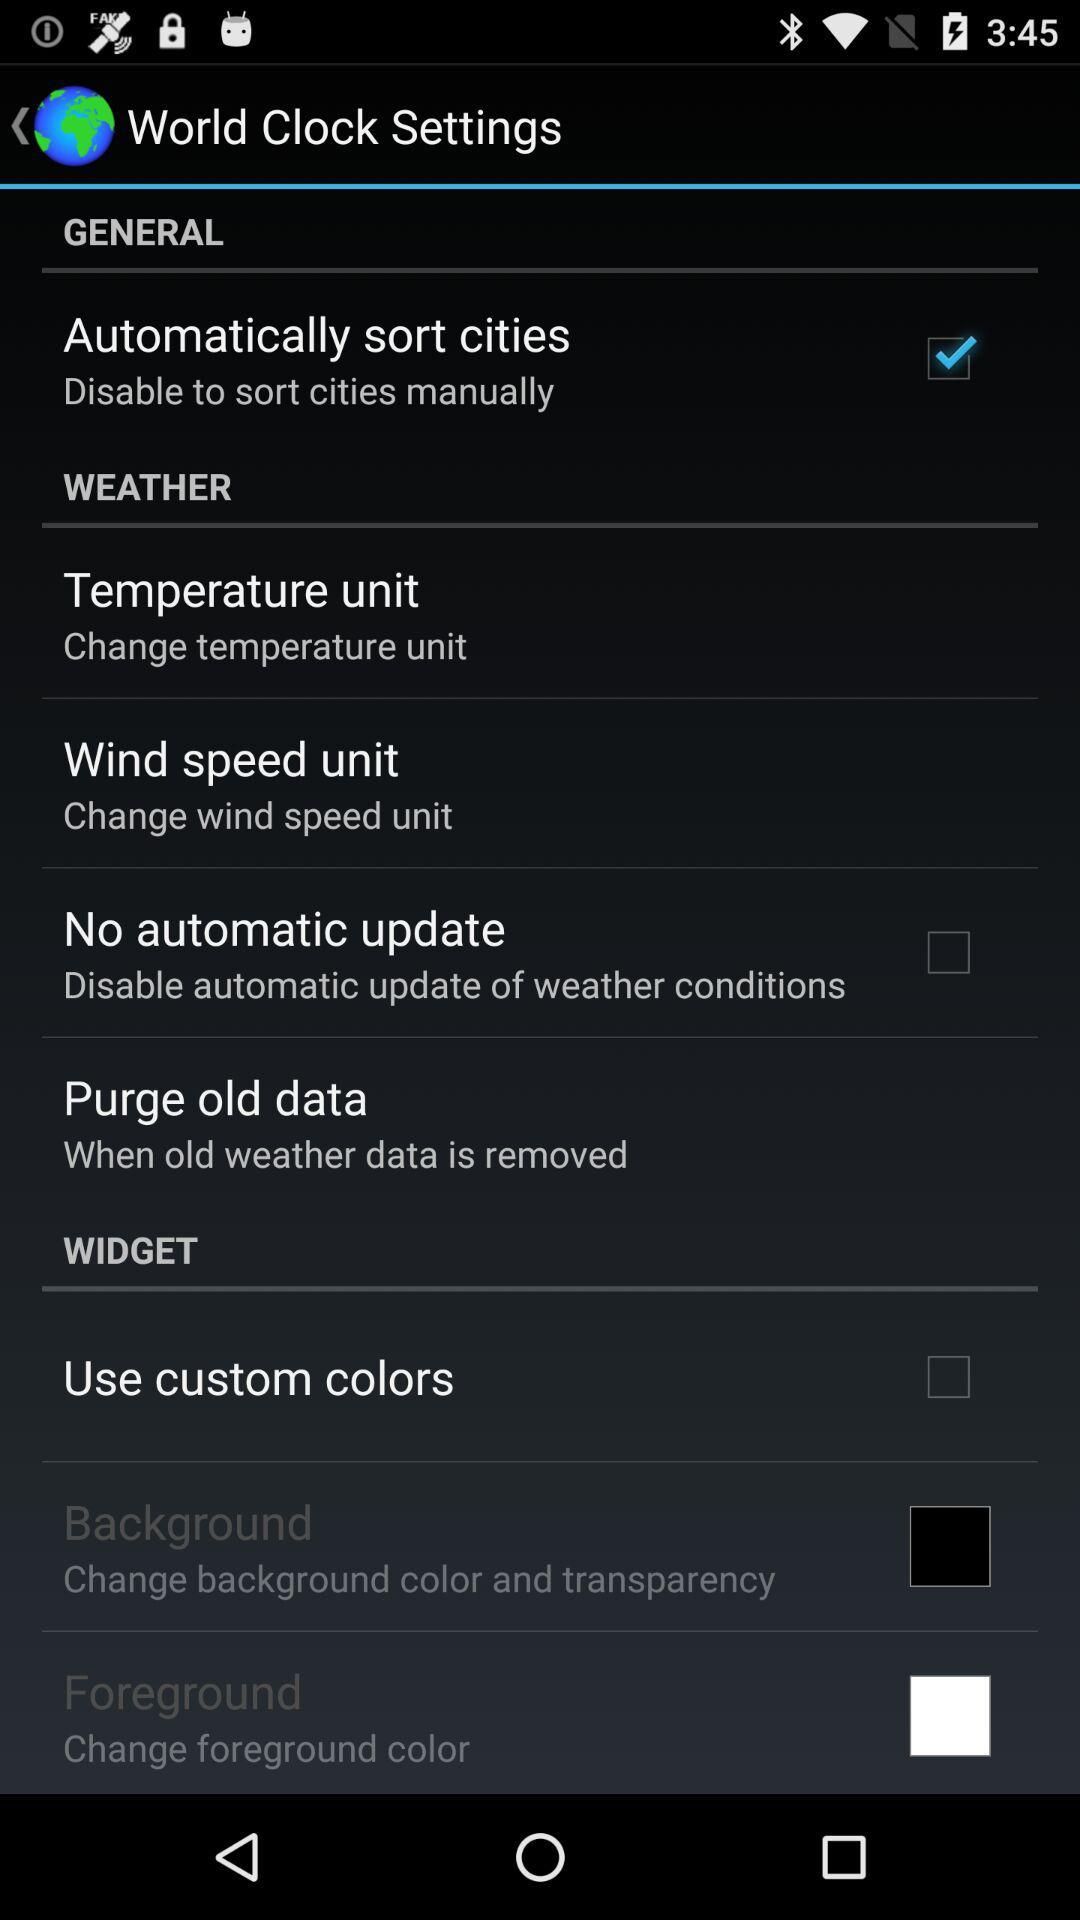  I want to click on app above widget app, so click(344, 1153).